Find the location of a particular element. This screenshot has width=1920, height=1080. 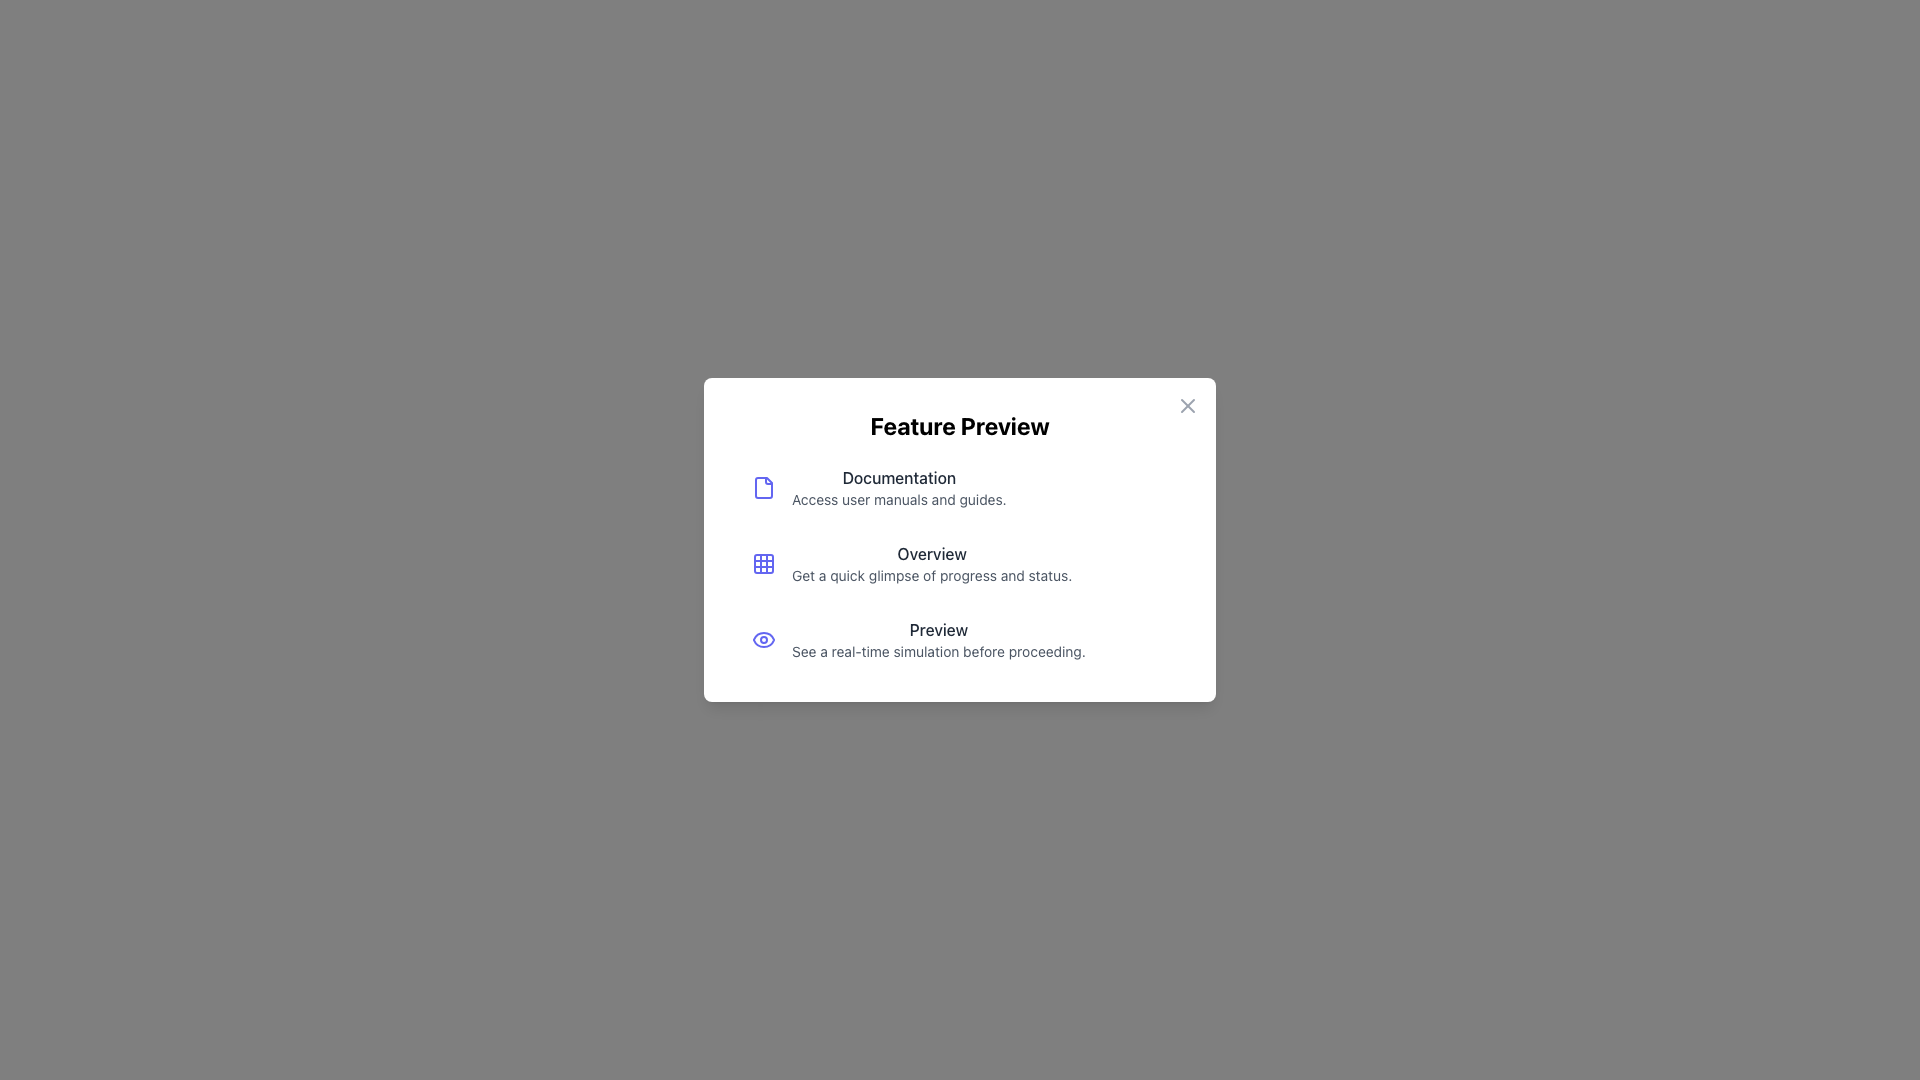

the close button located at the top-right corner of the modal is located at coordinates (1188, 405).